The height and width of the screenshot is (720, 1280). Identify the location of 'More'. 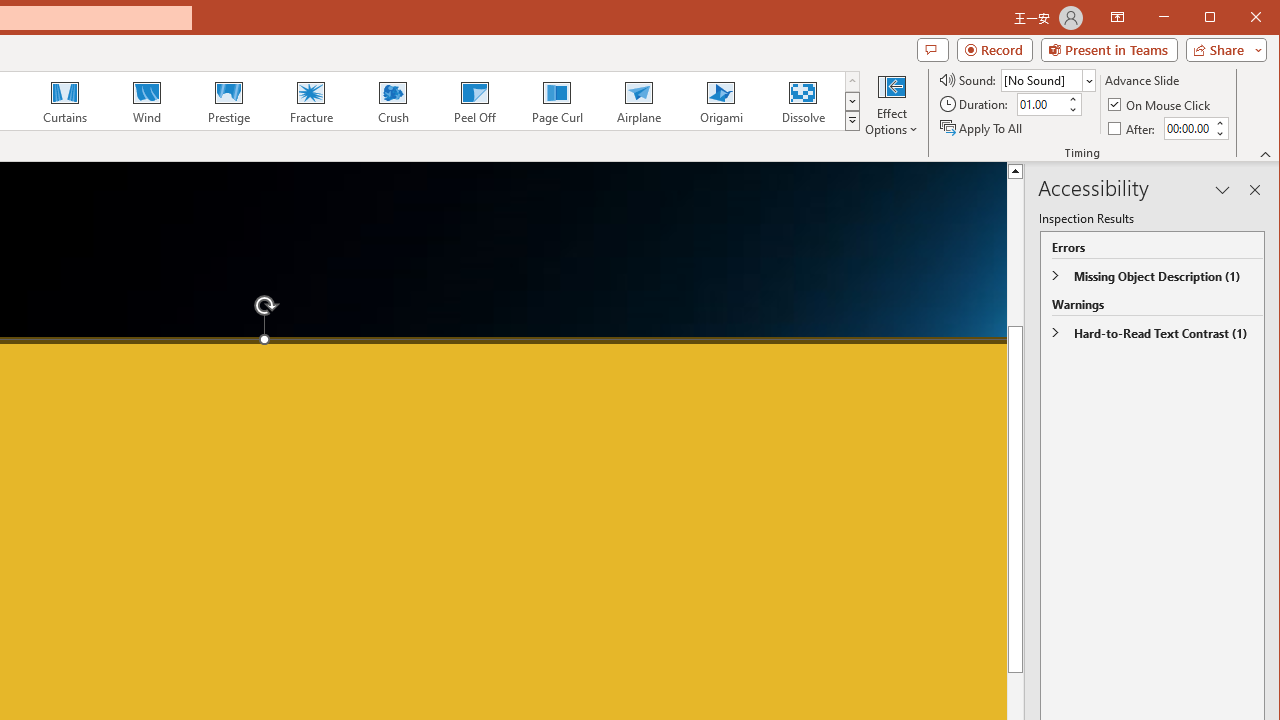
(1218, 123).